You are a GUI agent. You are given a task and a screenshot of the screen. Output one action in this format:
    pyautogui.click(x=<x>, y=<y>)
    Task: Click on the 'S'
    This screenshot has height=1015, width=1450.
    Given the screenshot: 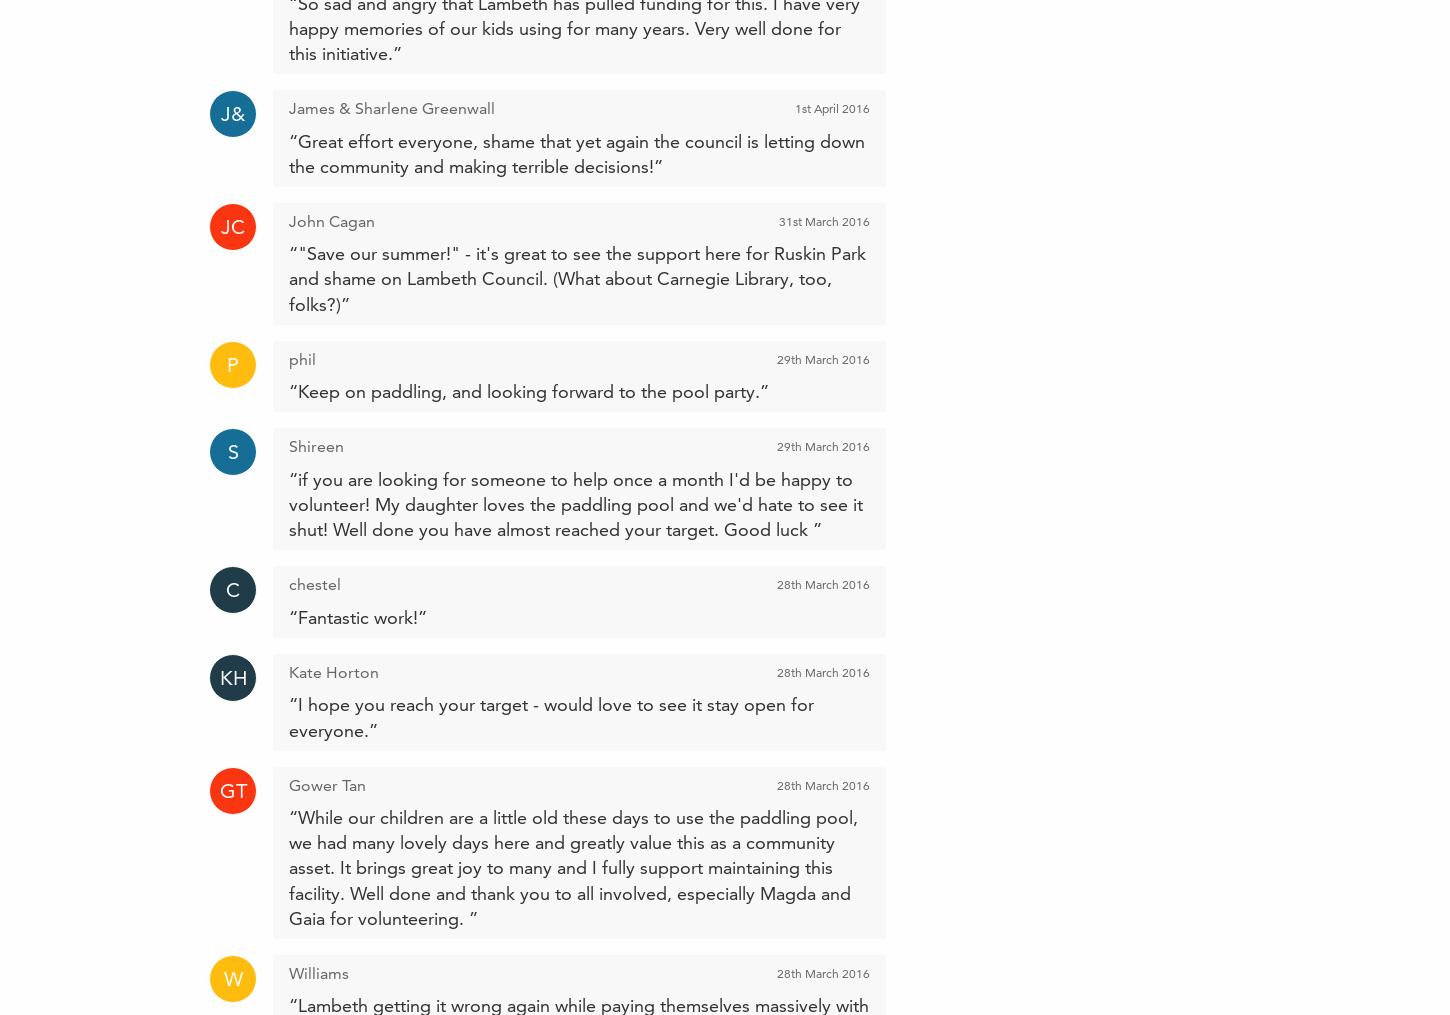 What is the action you would take?
    pyautogui.click(x=231, y=450)
    